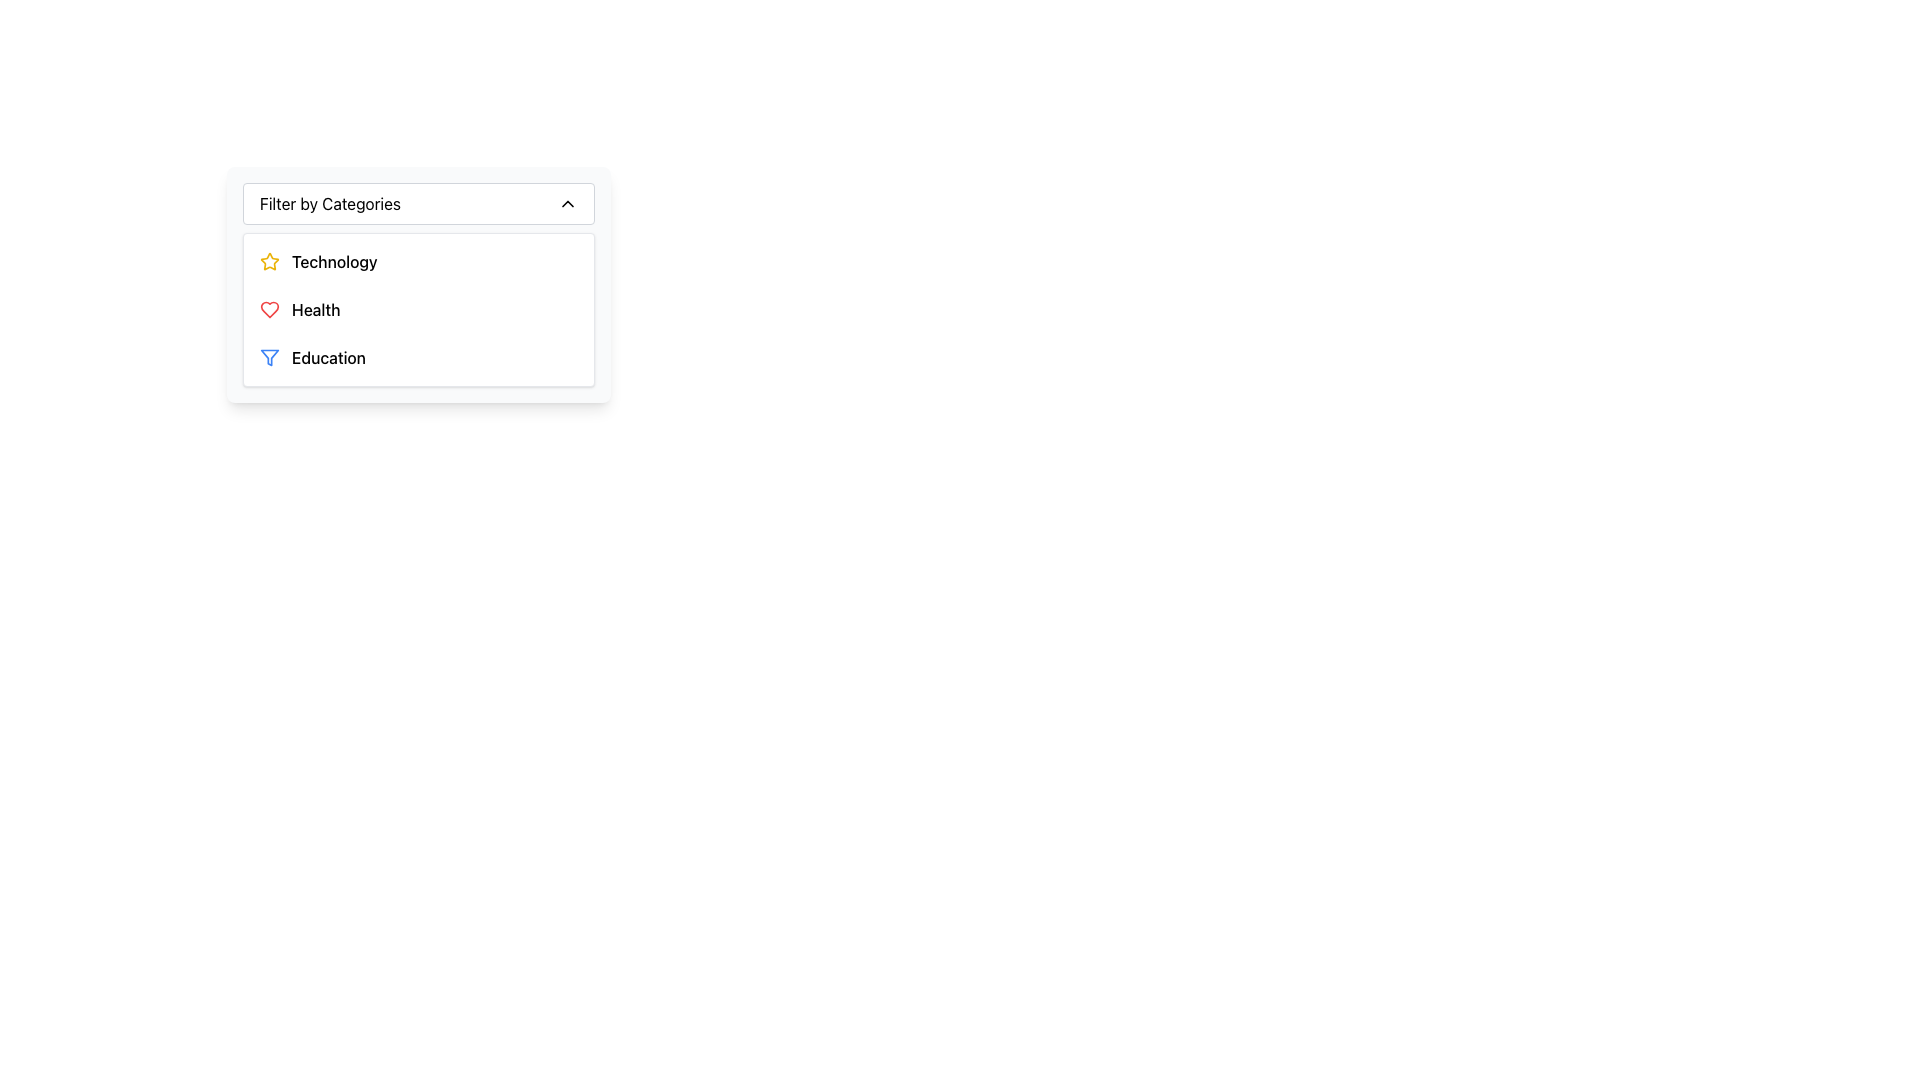  I want to click on the 'Education' category filter option, which is the third entry in the vertical list under 'Filter by Categories', so click(417, 357).